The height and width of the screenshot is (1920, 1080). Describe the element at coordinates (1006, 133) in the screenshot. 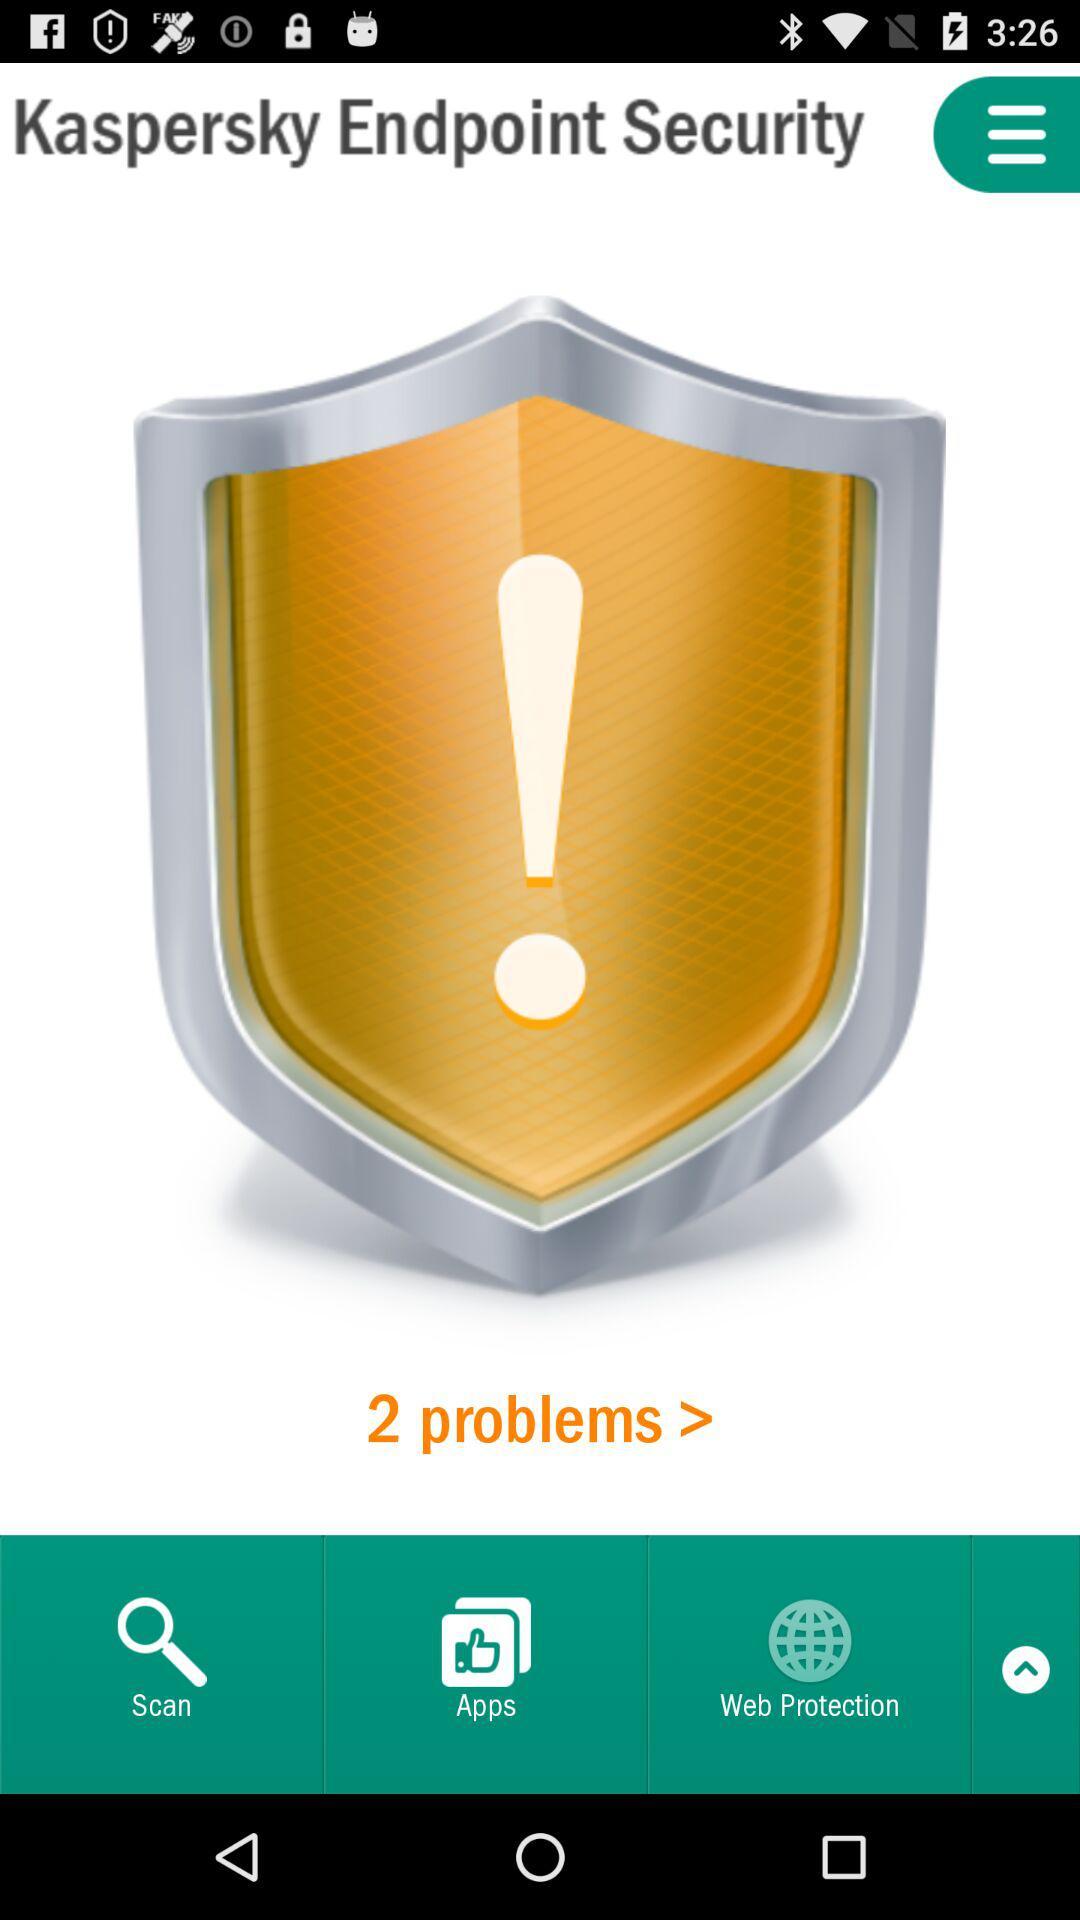

I see `menu` at that location.